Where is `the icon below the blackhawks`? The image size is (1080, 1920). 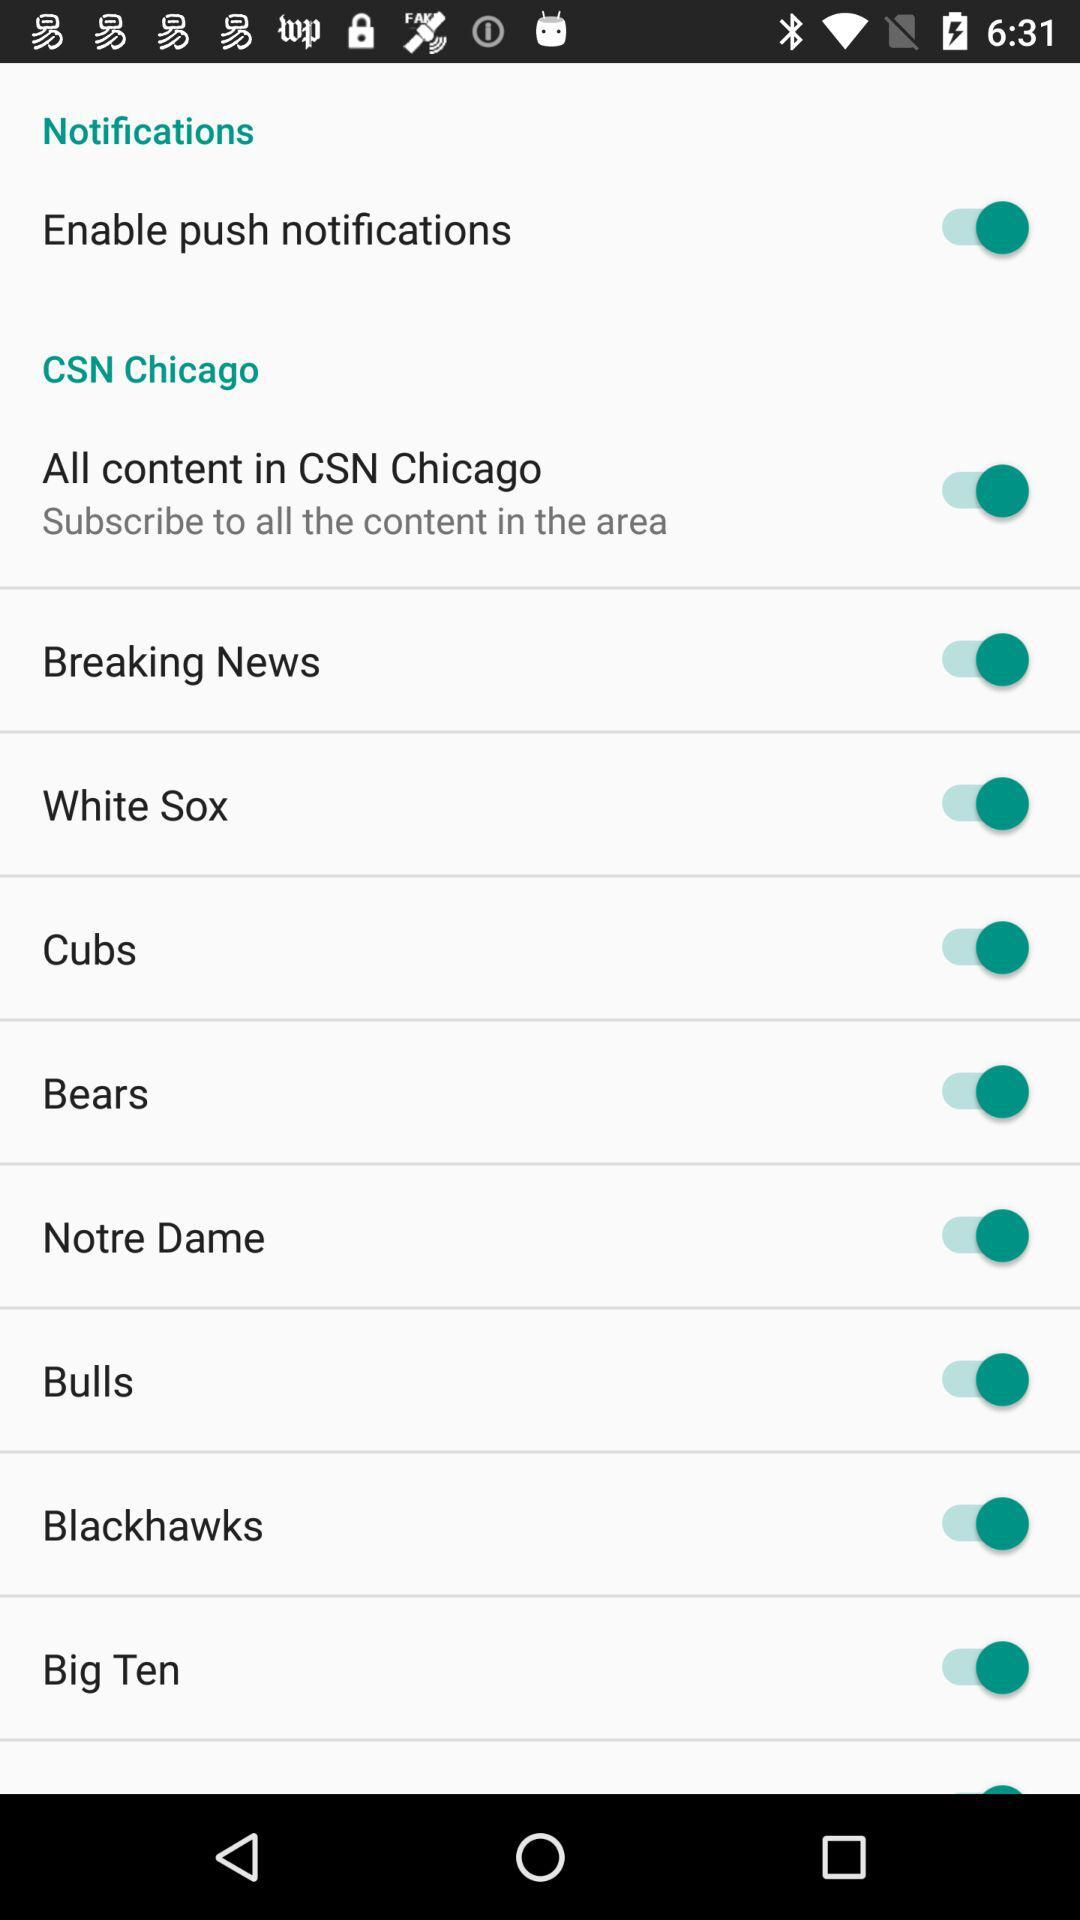
the icon below the blackhawks is located at coordinates (111, 1668).